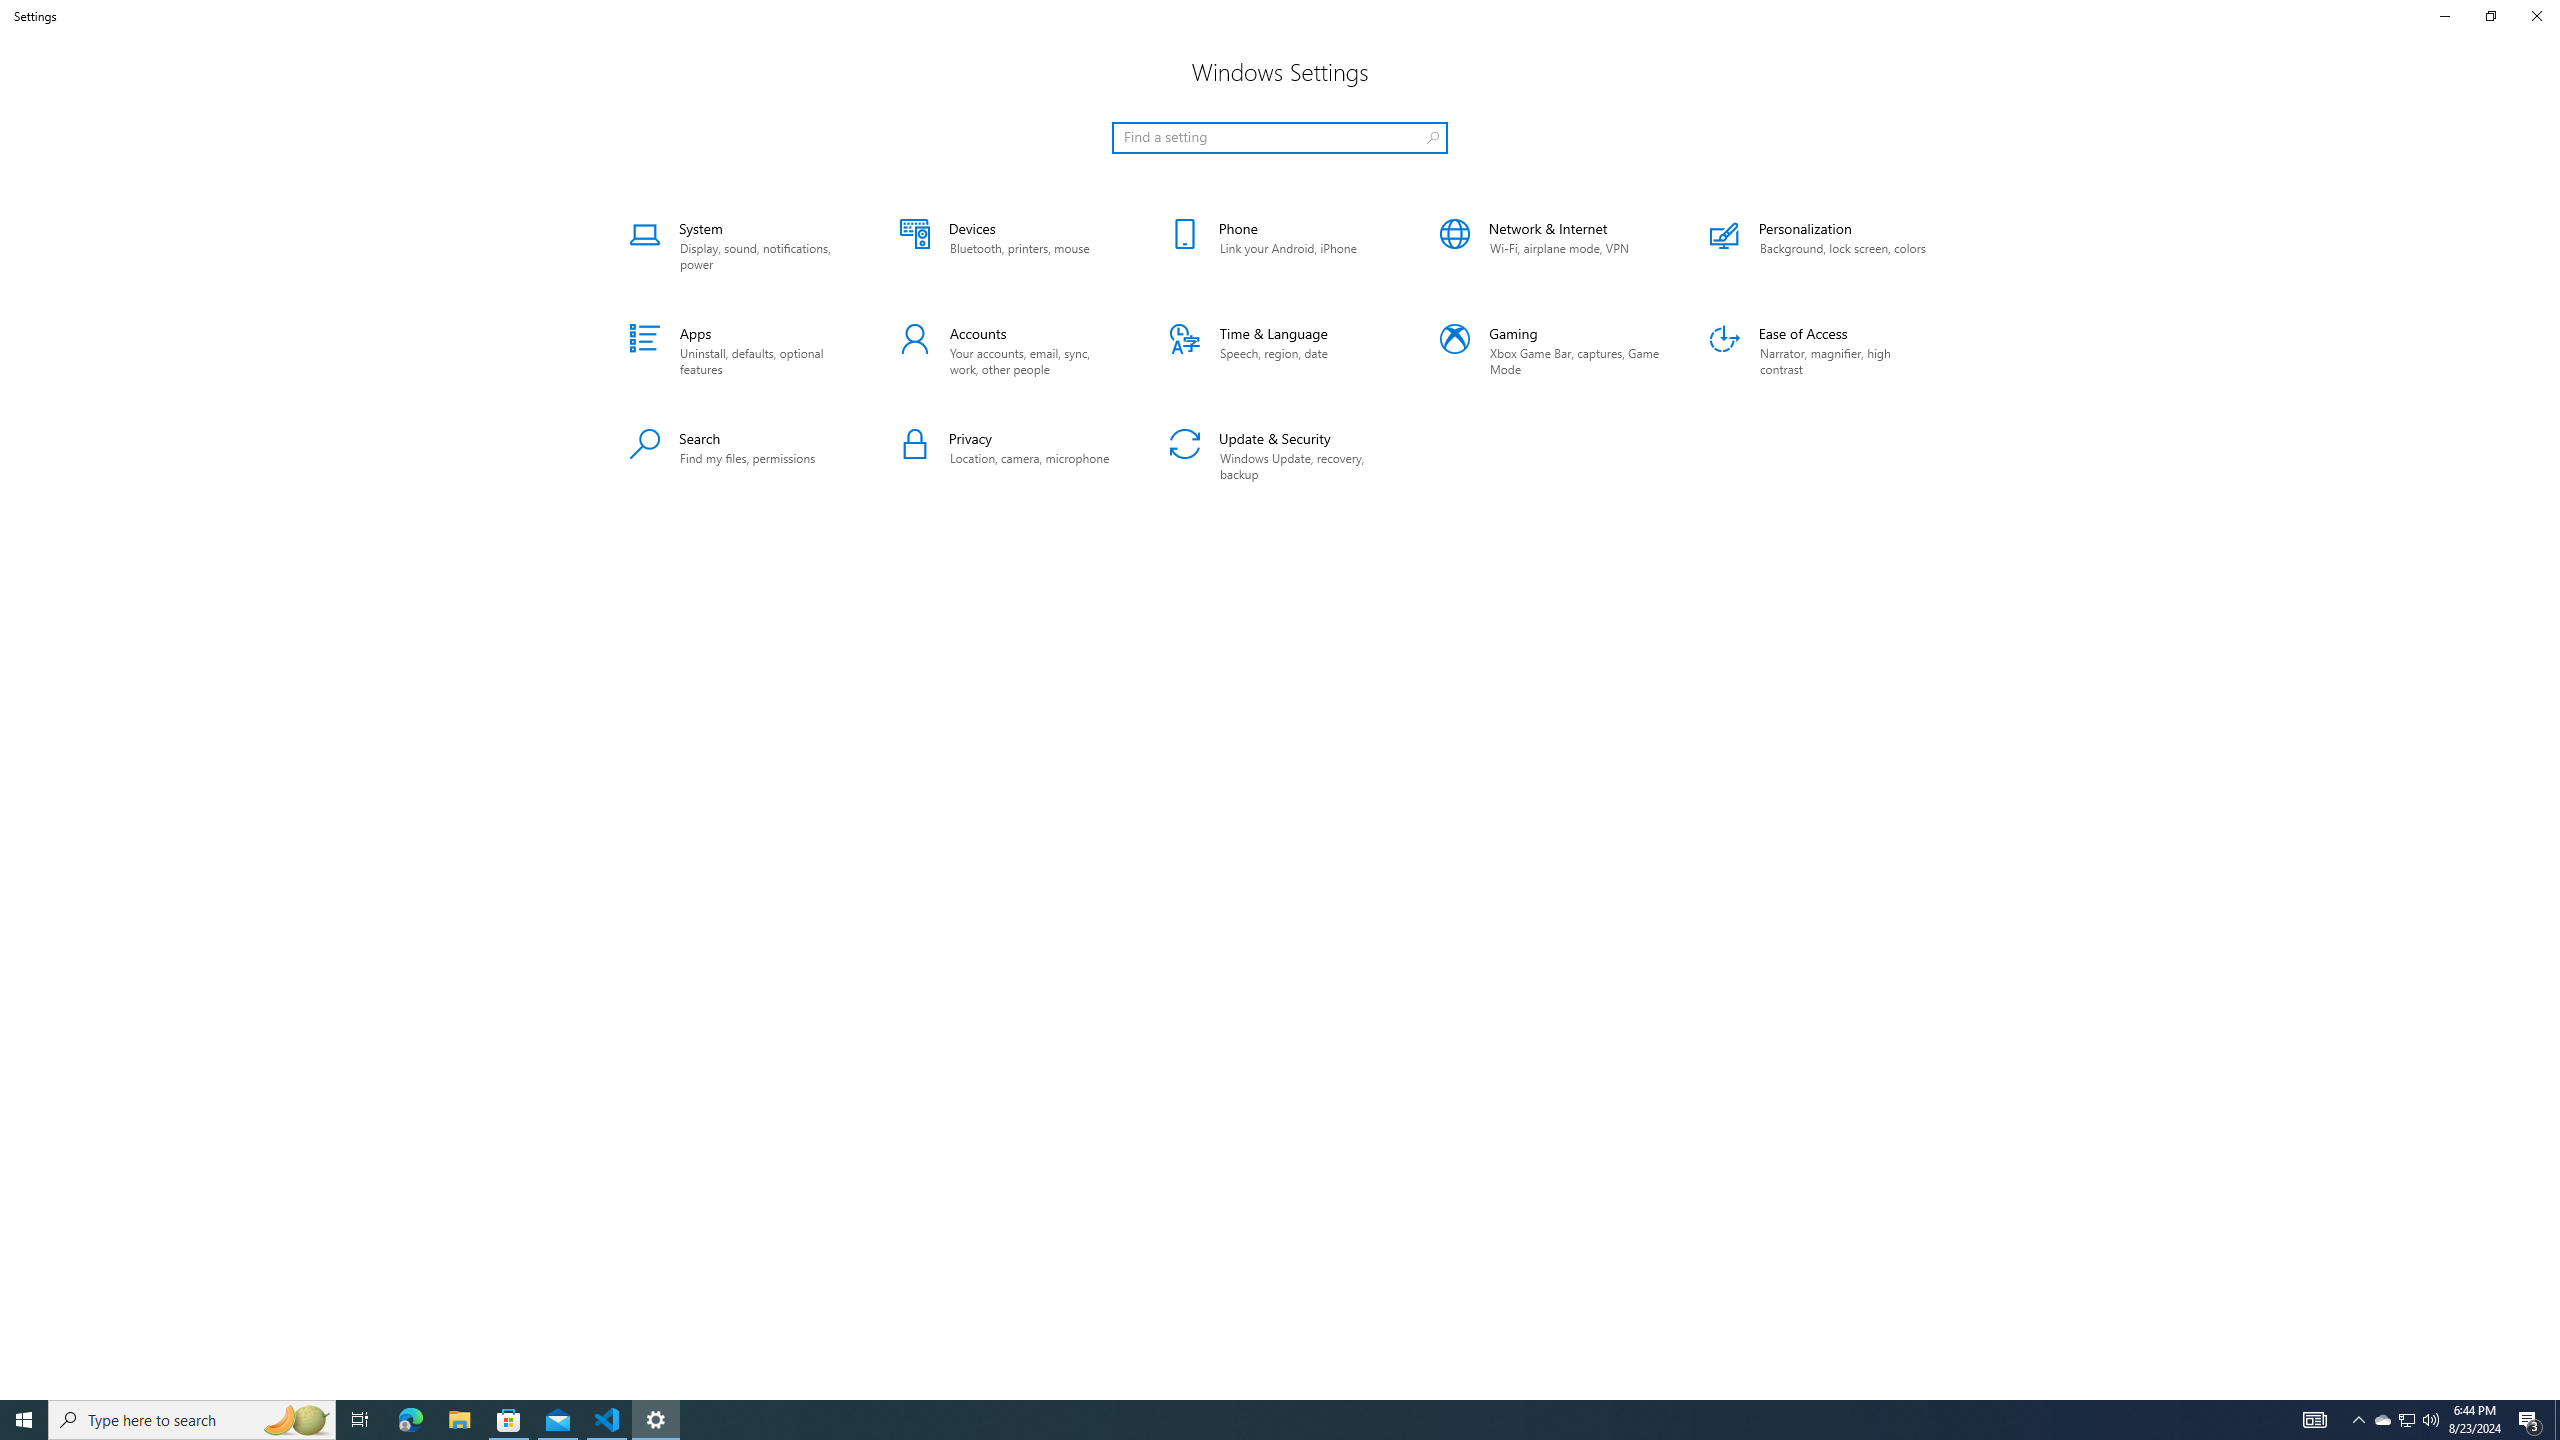 The height and width of the screenshot is (1440, 2560). Describe the element at coordinates (1819, 352) in the screenshot. I see `'Ease of Access'` at that location.